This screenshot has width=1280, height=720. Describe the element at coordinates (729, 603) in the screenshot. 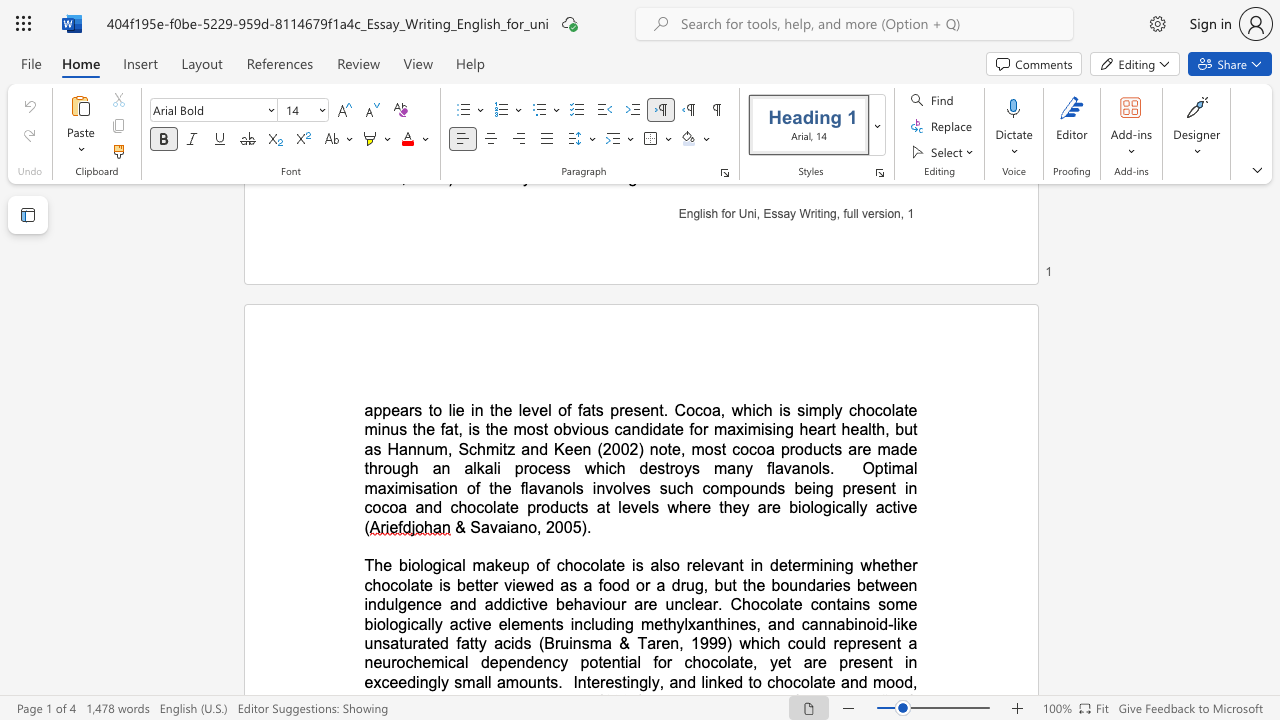

I see `the subset text "Chocol" within the text "whether chocolate is better viewed as a food or a drug, but the boundaries between indulgence and addictive behaviour are unclear. Chocolate"` at that location.